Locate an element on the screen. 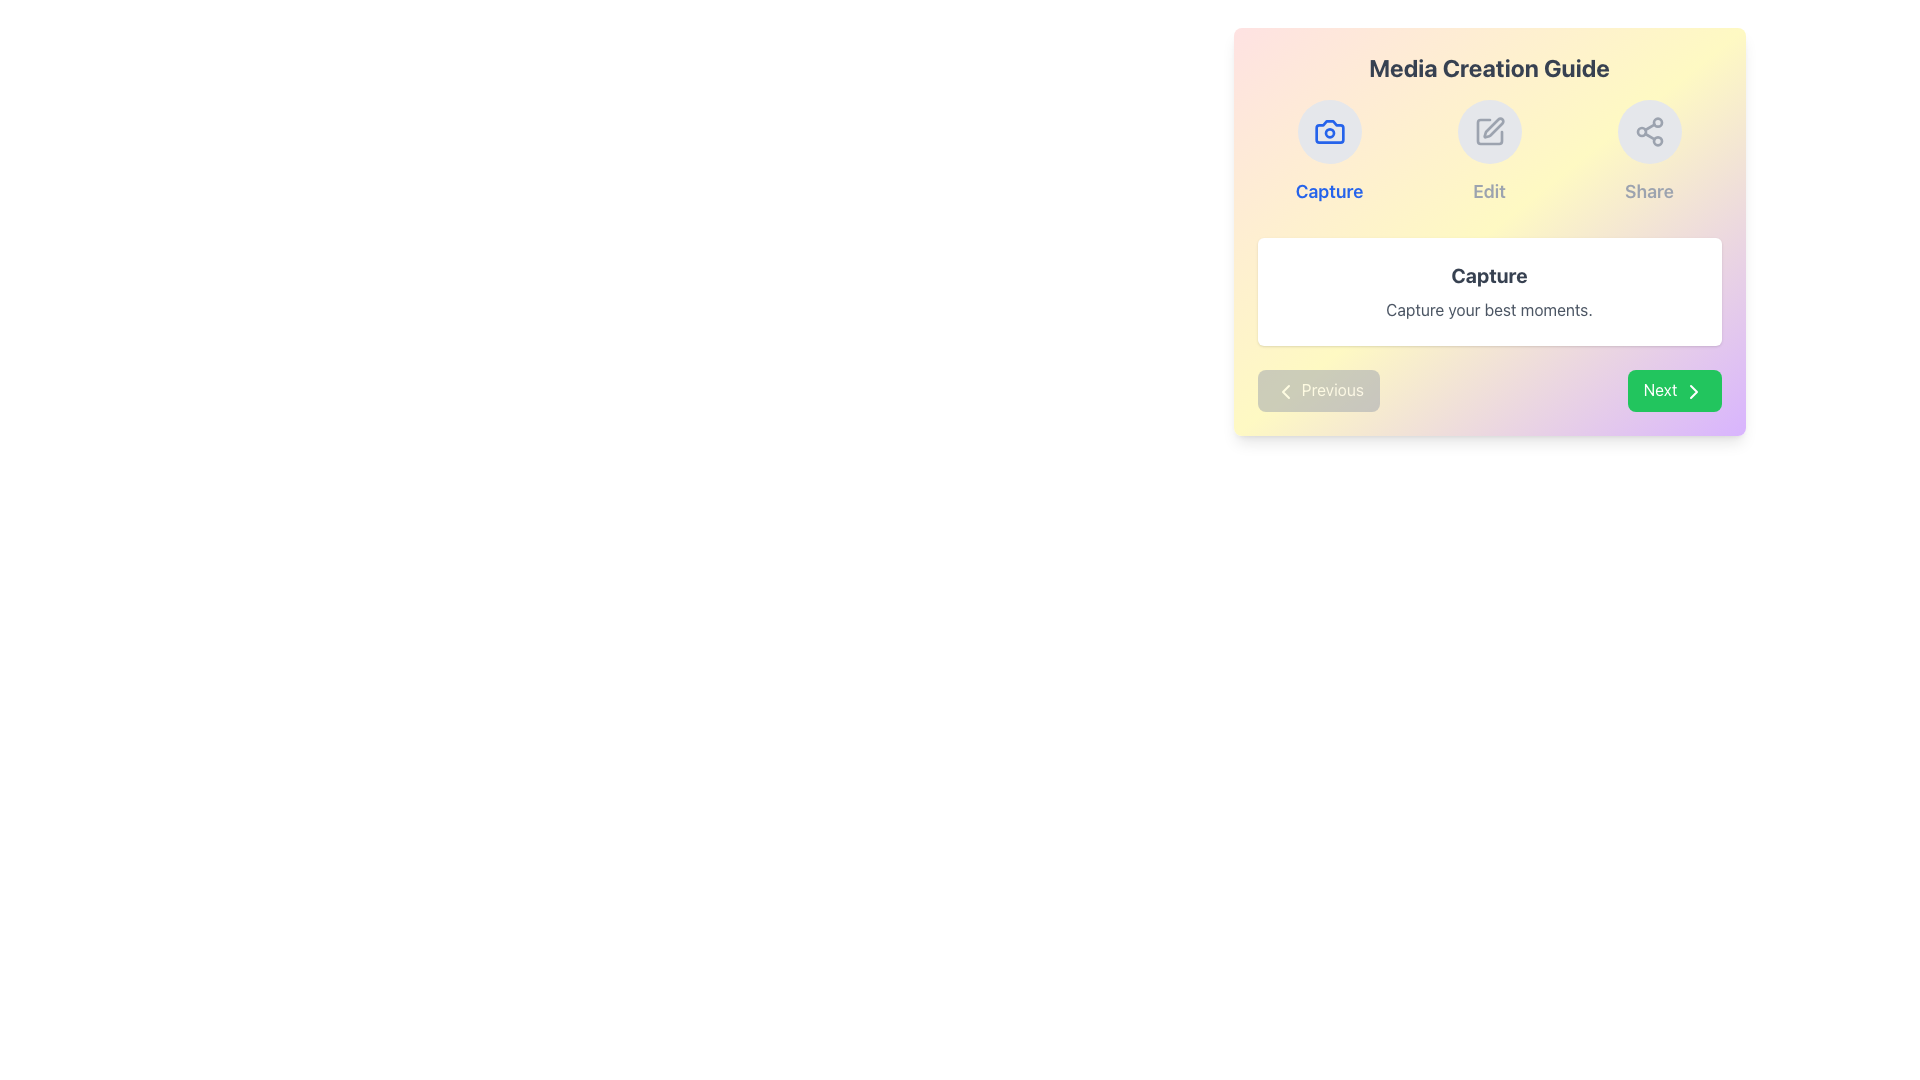 This screenshot has width=1920, height=1080. the Static Text Label reading 'Capture' which is styled in bold, medium-large blue font and located below the camera icon in the 'Media Creation Guide' card section is located at coordinates (1329, 192).